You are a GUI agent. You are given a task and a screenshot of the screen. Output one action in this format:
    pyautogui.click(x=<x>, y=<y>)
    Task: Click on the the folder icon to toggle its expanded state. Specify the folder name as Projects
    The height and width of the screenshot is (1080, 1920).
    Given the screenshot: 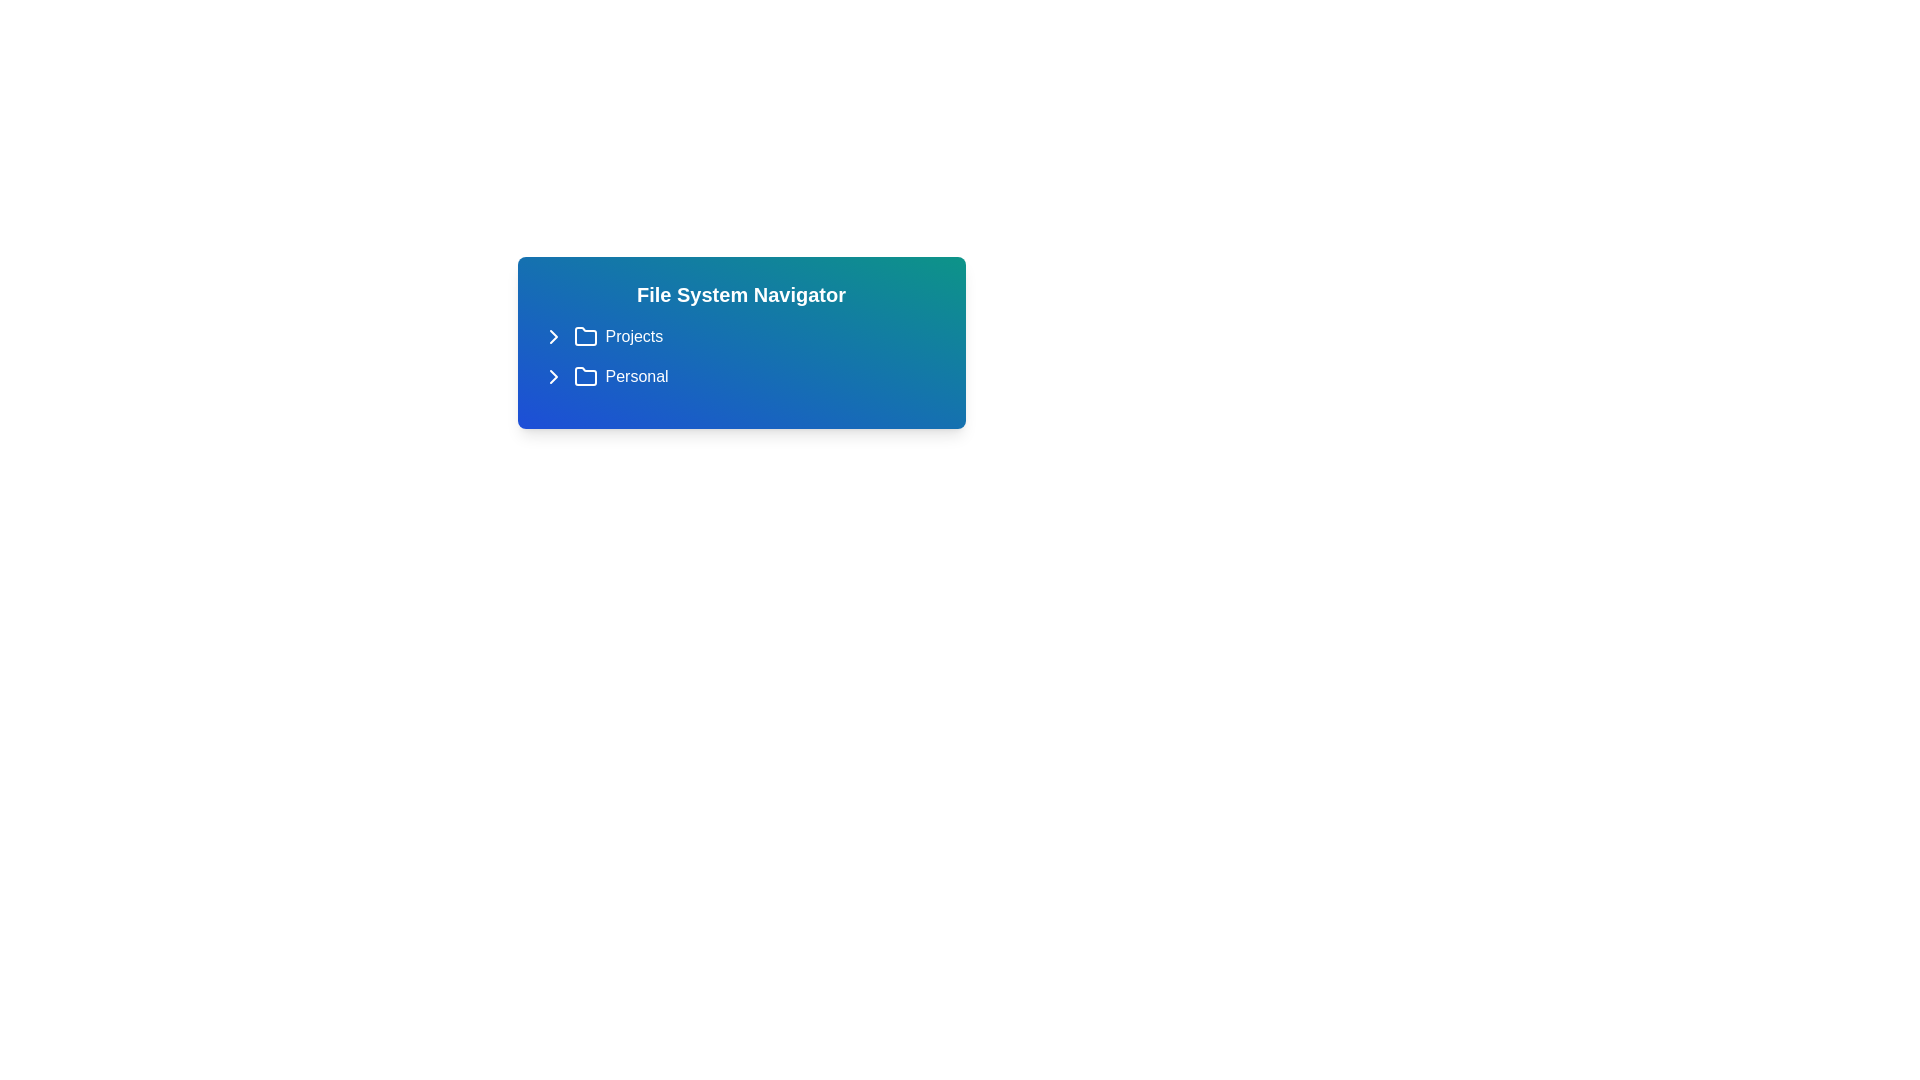 What is the action you would take?
    pyautogui.click(x=553, y=335)
    